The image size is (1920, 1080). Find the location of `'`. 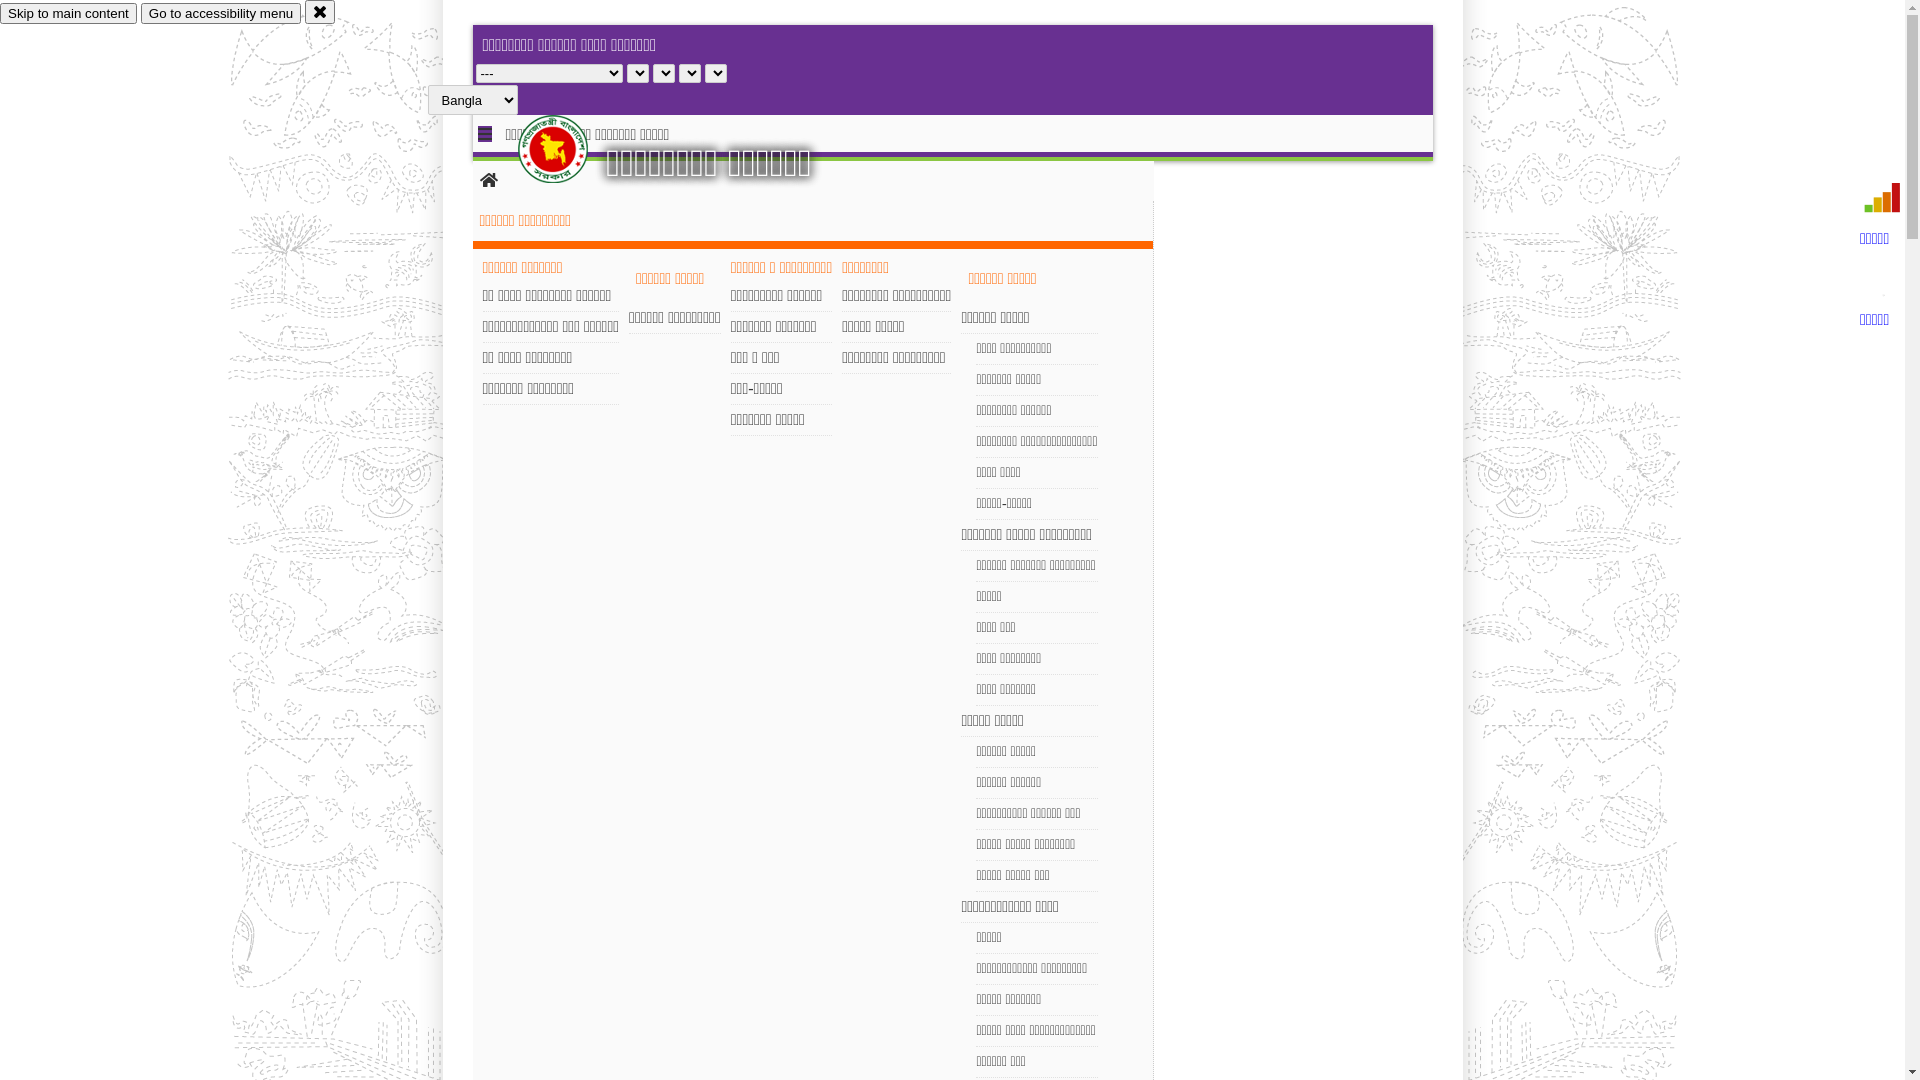

' is located at coordinates (569, 148).